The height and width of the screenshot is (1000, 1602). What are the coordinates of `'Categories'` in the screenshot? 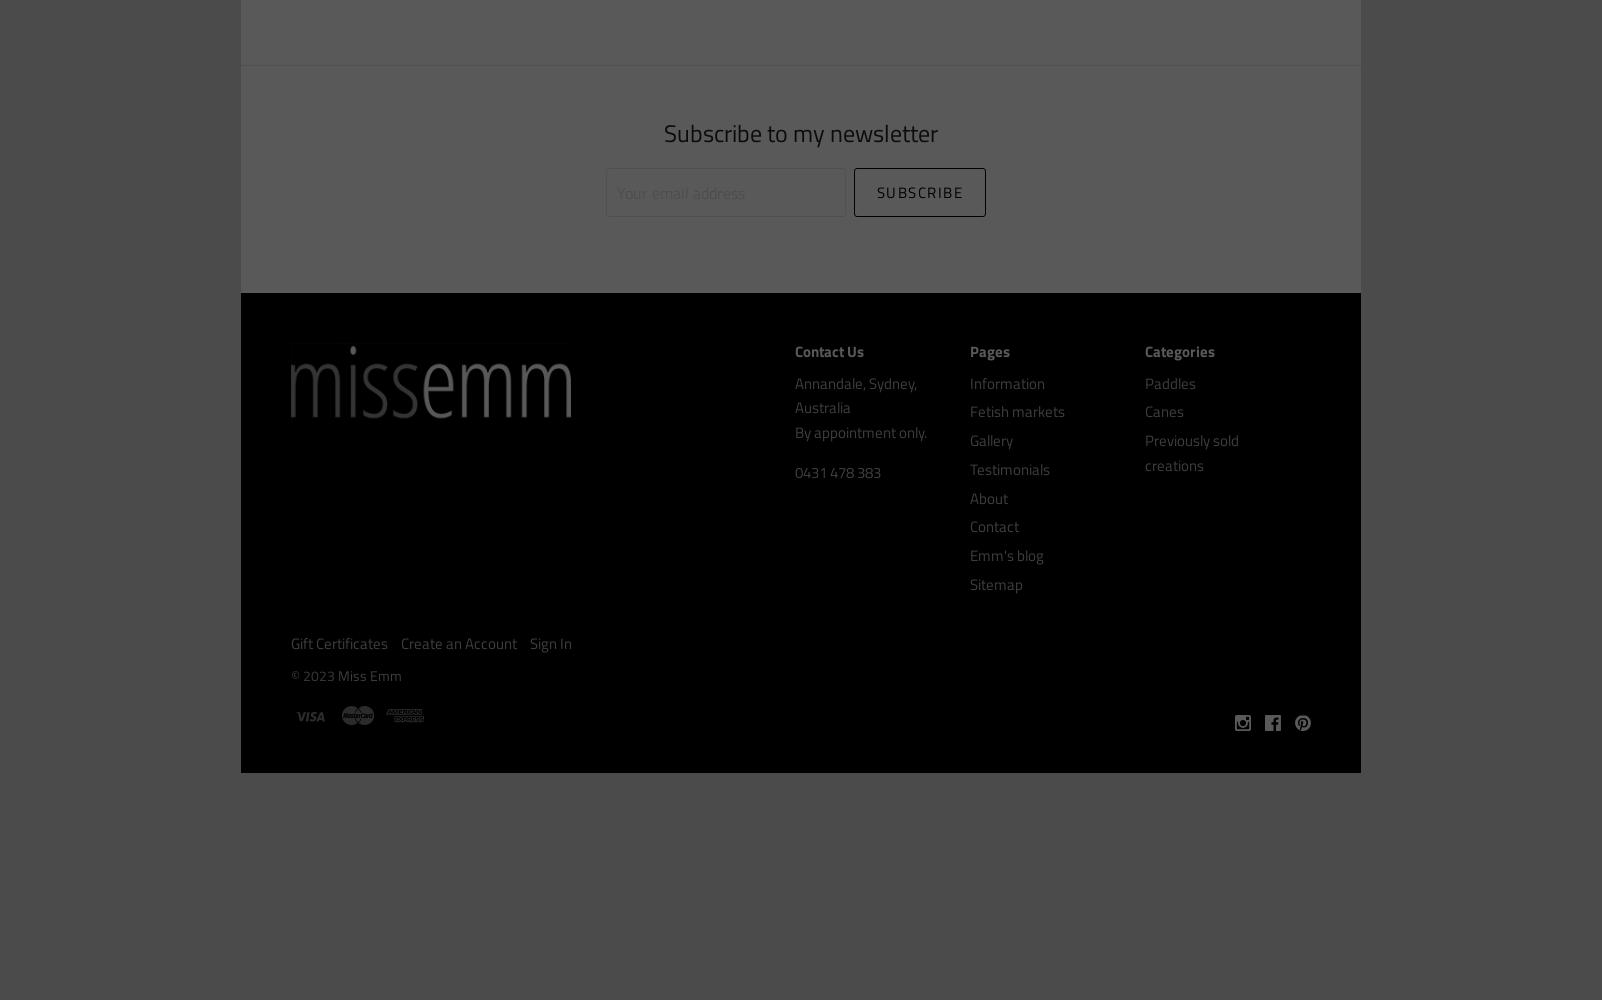 It's located at (1179, 349).